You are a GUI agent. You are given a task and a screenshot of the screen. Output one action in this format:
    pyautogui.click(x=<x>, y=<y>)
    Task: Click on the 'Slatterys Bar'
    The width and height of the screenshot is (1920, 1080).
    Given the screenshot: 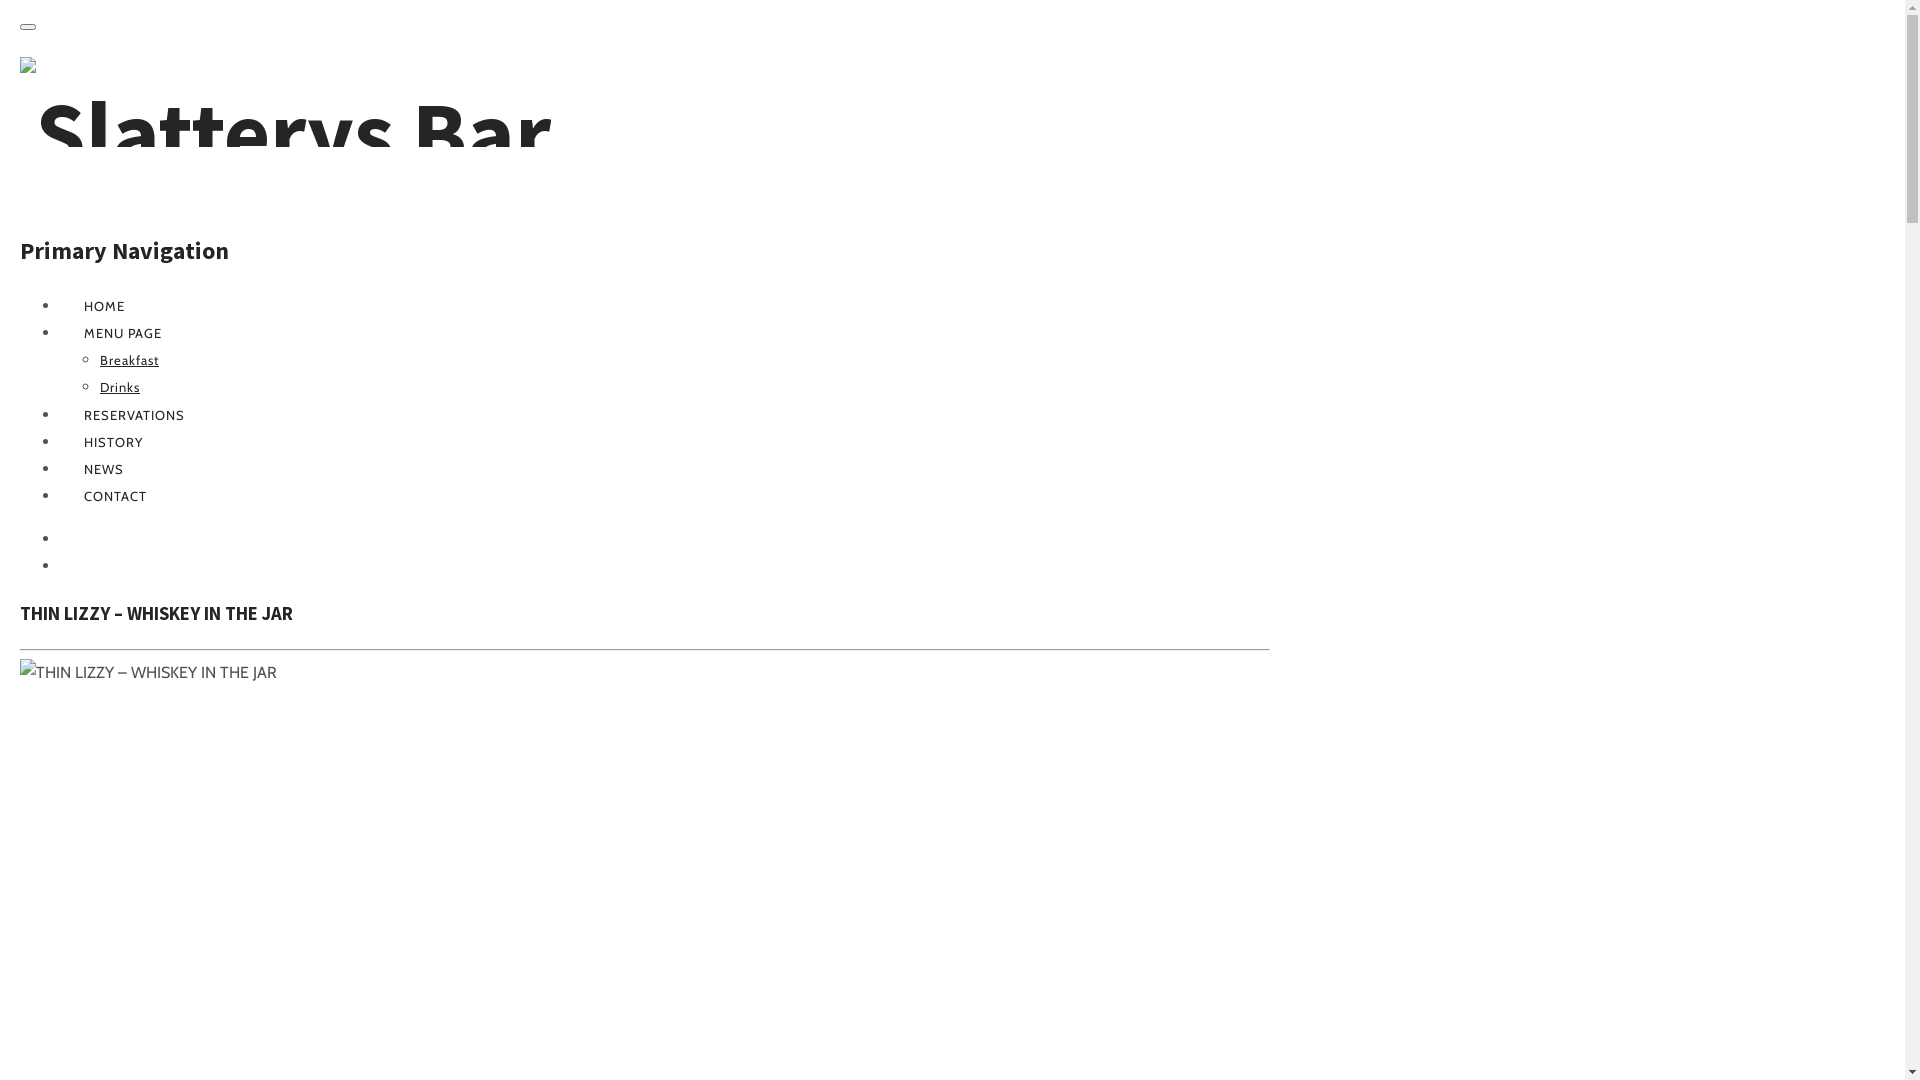 What is the action you would take?
    pyautogui.click(x=19, y=132)
    